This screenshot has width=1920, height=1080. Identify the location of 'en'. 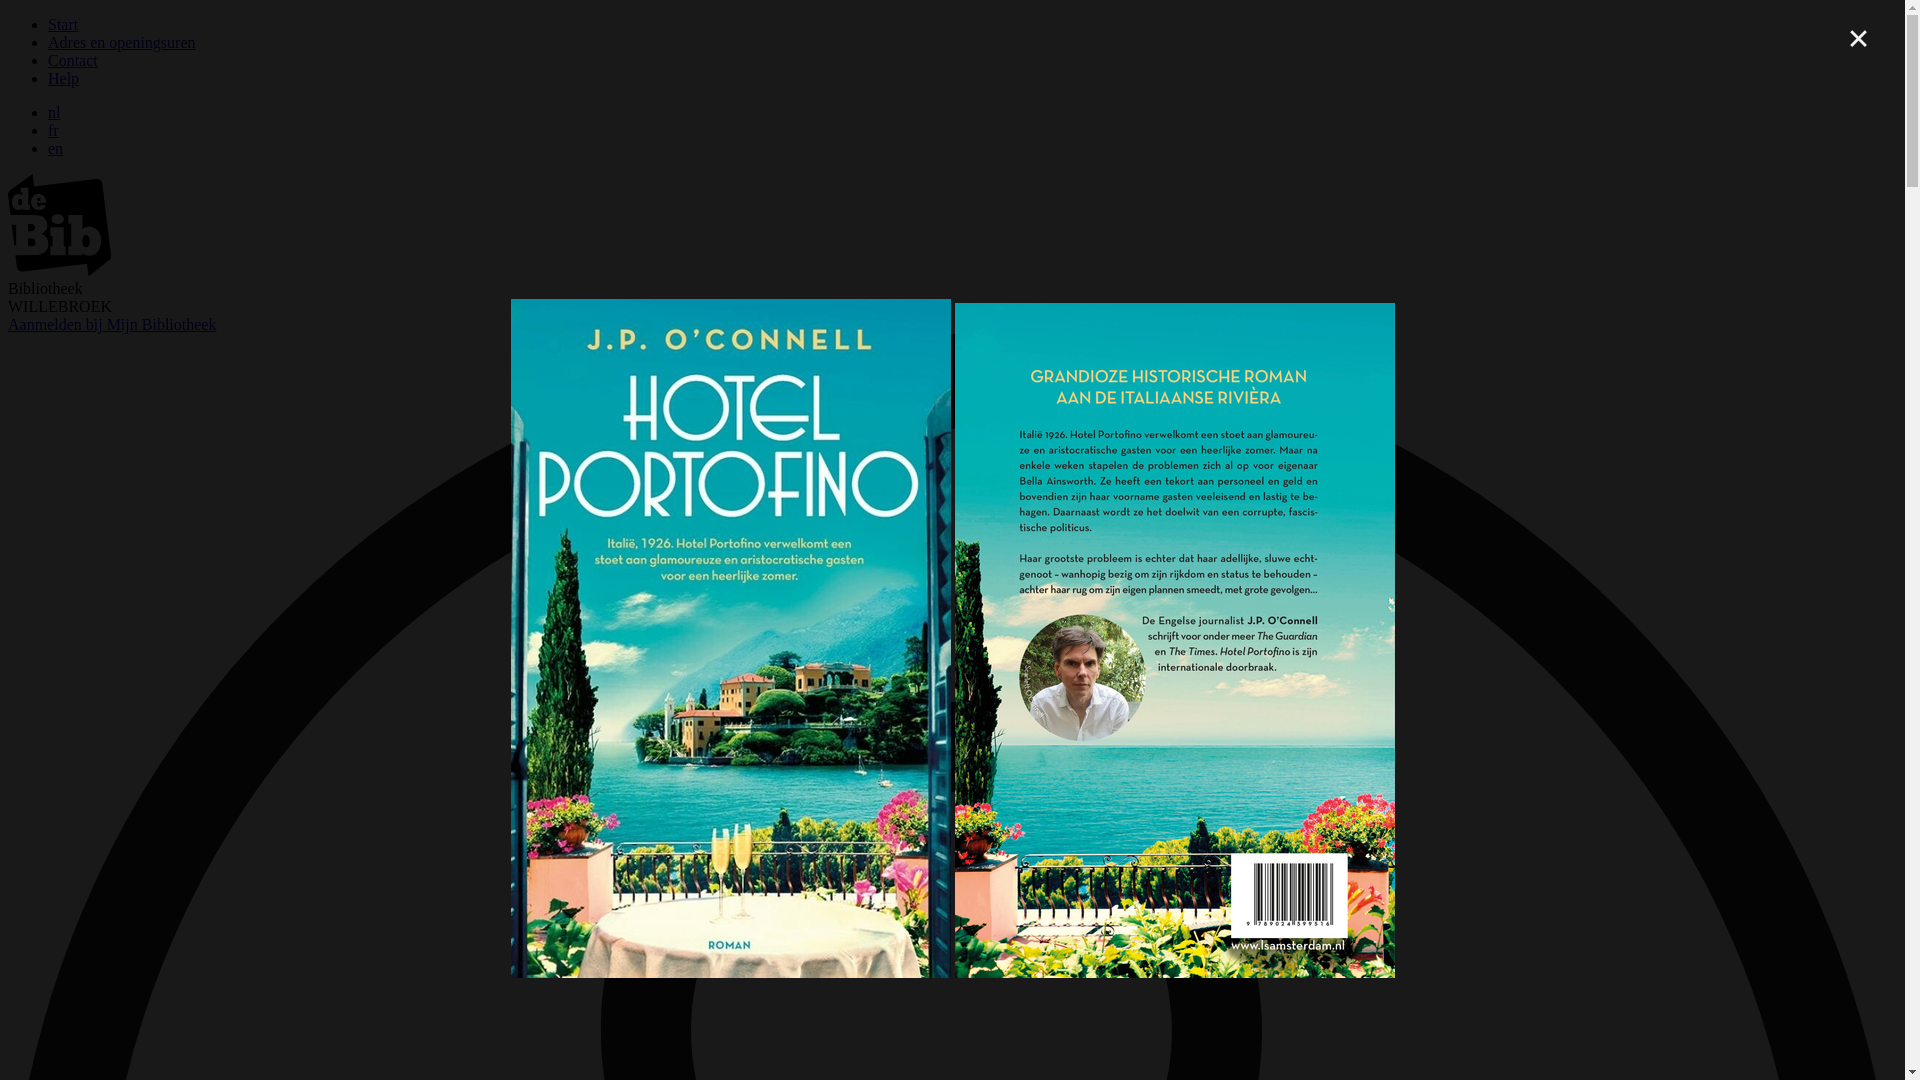
(55, 147).